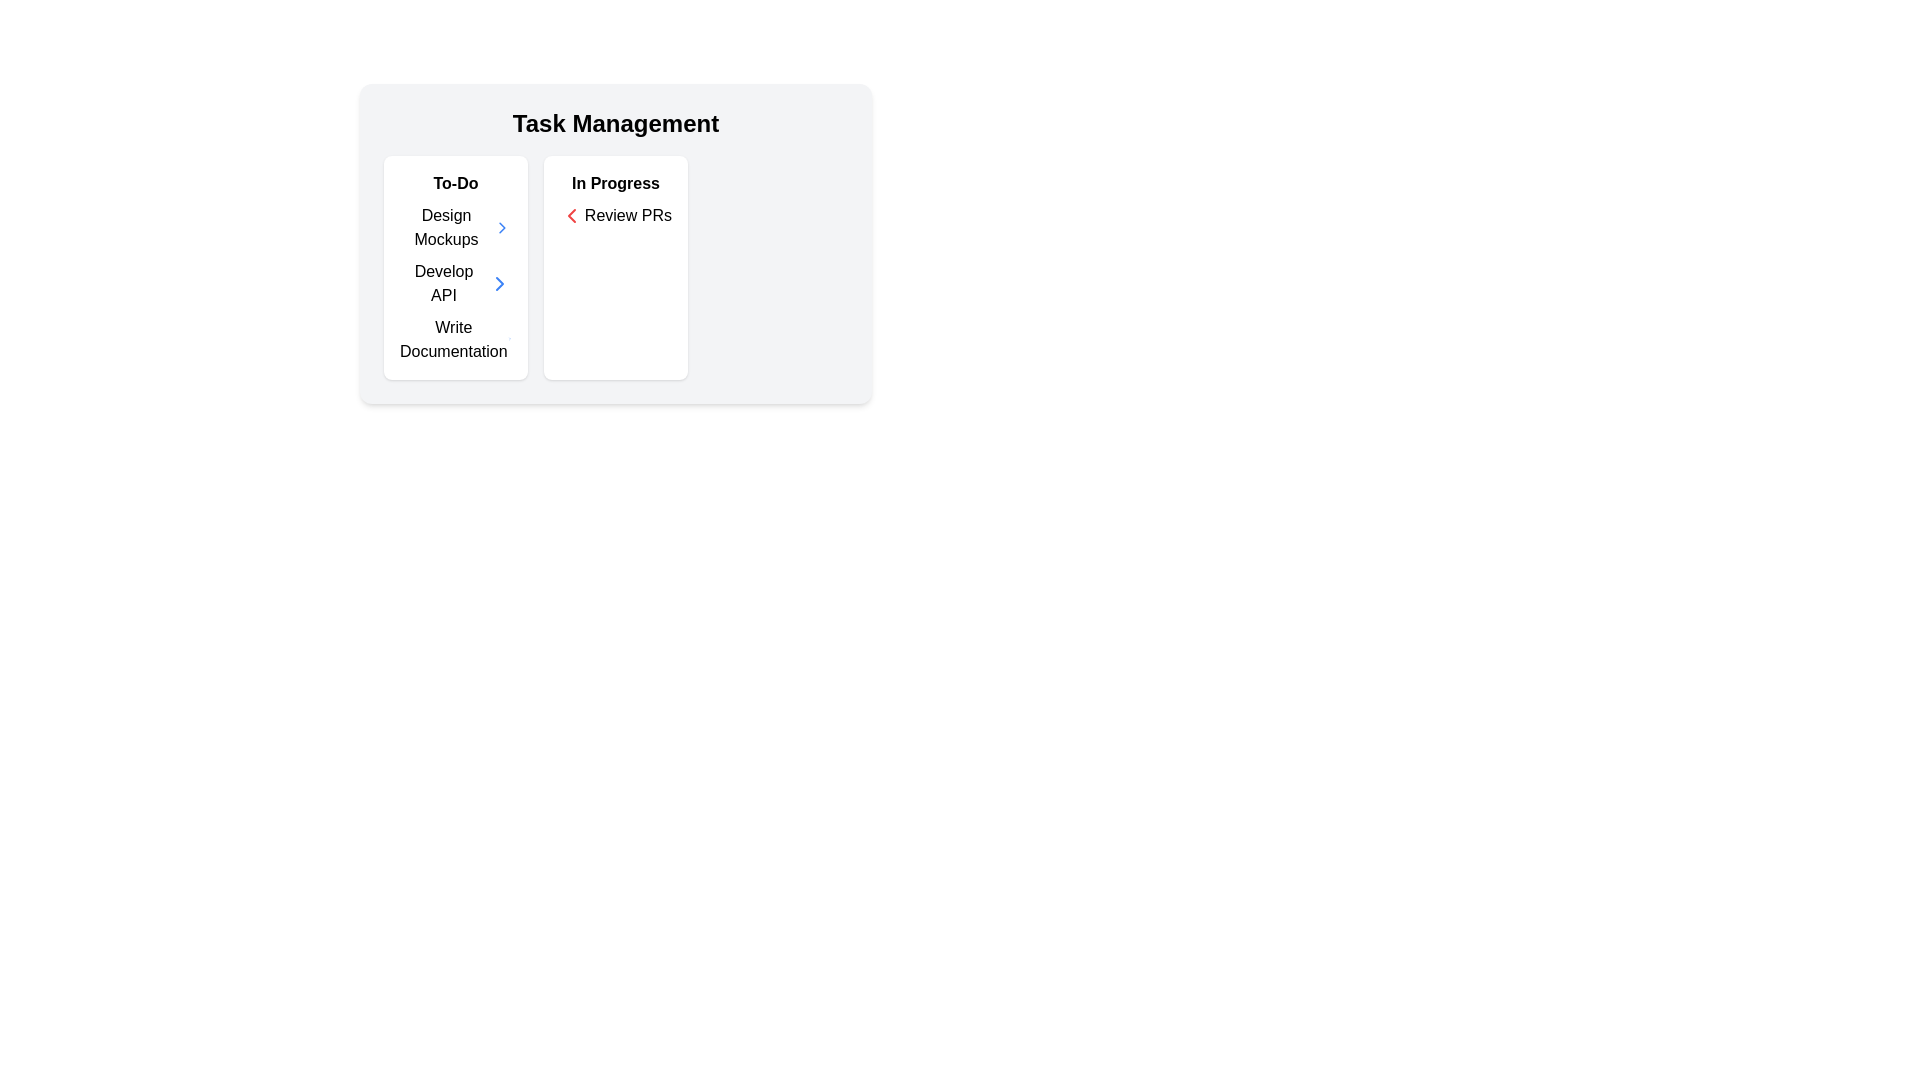 This screenshot has height=1080, width=1920. Describe the element at coordinates (455, 226) in the screenshot. I see `the 'Design Mockups' list item in the To-Do section` at that location.